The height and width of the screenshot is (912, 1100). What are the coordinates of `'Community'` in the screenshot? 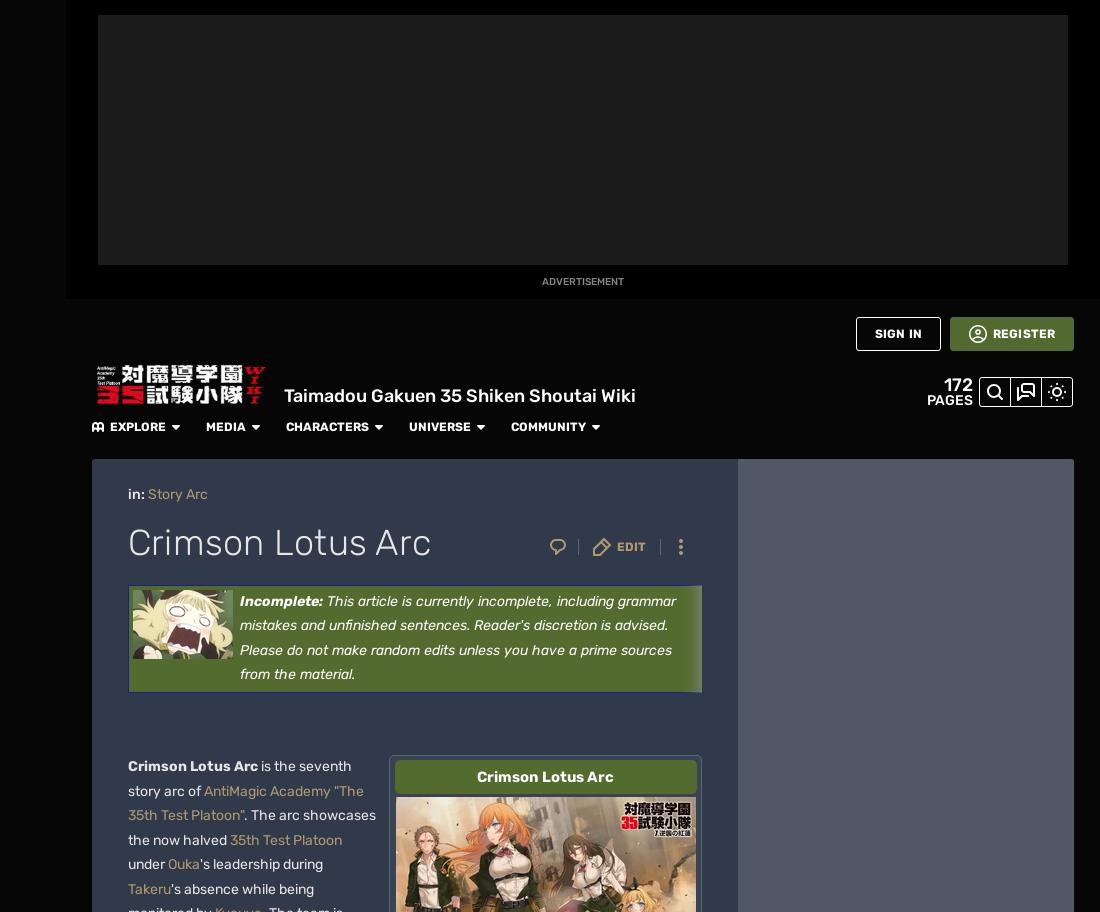 It's located at (842, 21).